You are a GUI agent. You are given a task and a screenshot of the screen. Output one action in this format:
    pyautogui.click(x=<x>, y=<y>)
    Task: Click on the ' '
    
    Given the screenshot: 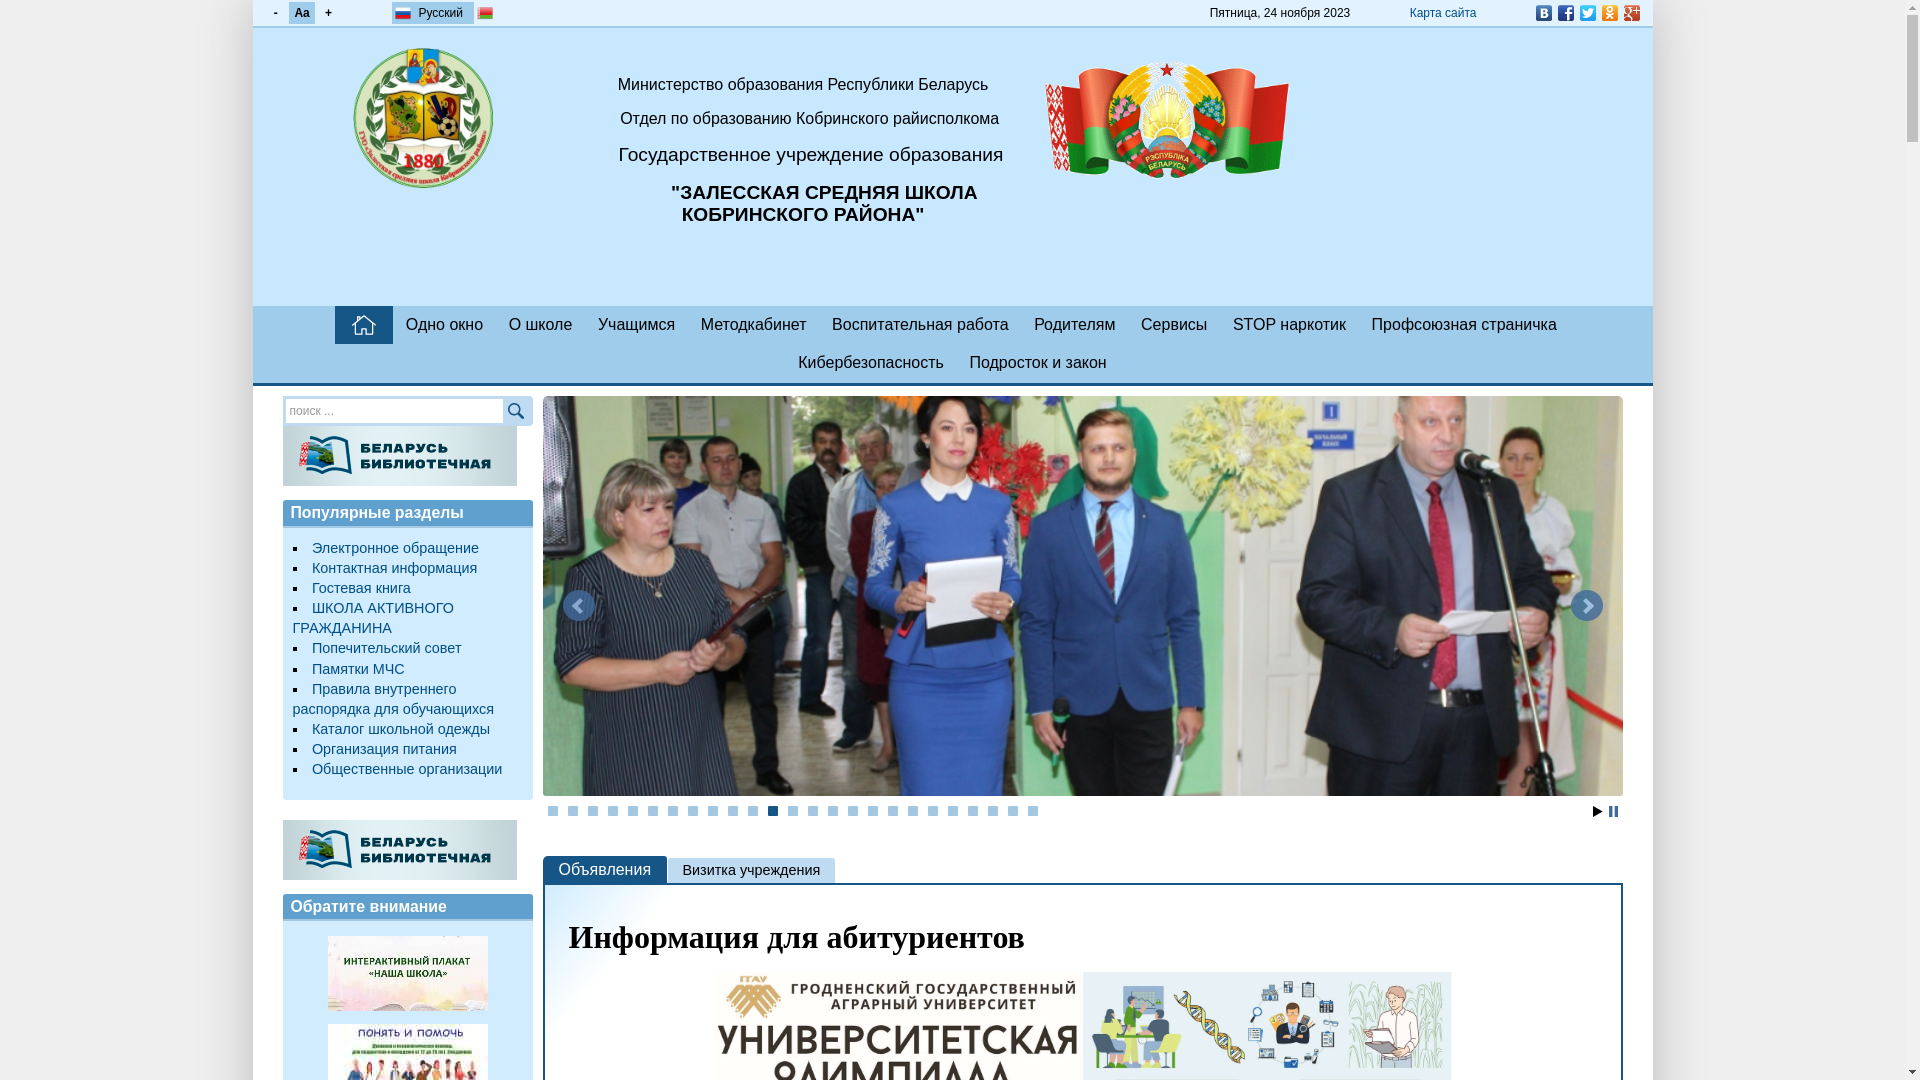 What is the action you would take?
    pyautogui.click(x=335, y=323)
    